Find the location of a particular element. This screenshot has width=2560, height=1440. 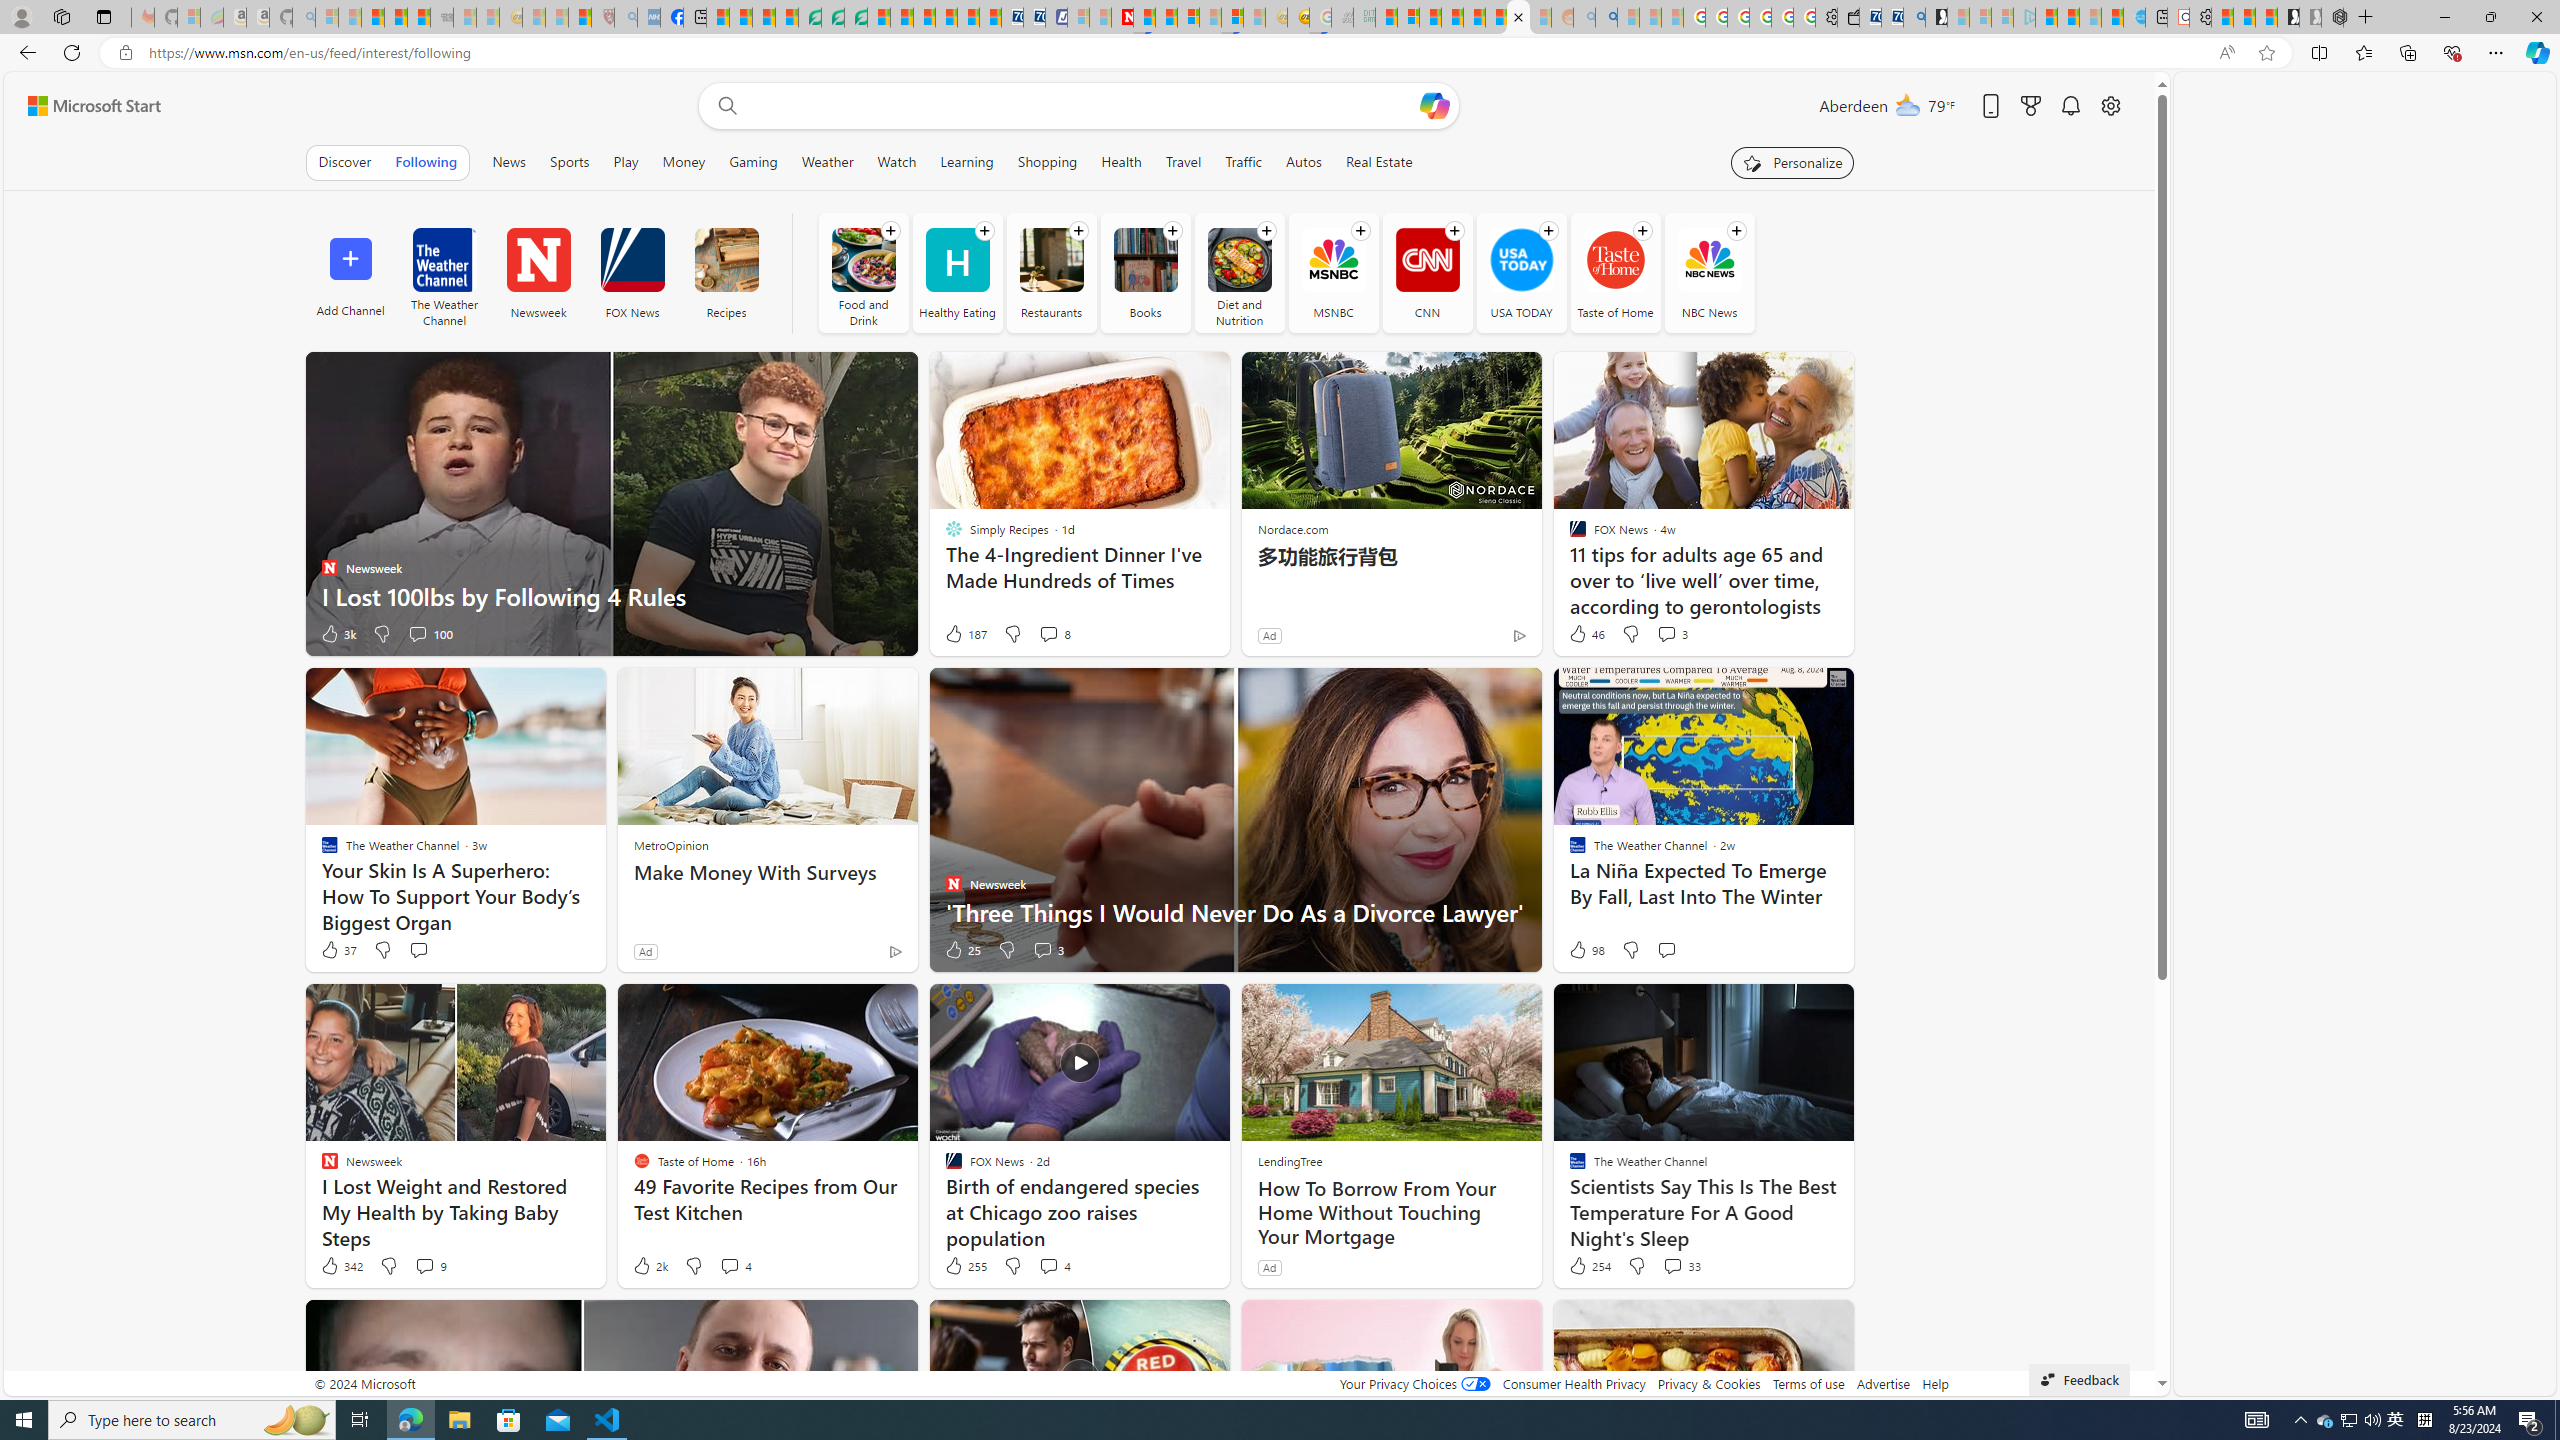

'Gaming' is located at coordinates (753, 161).